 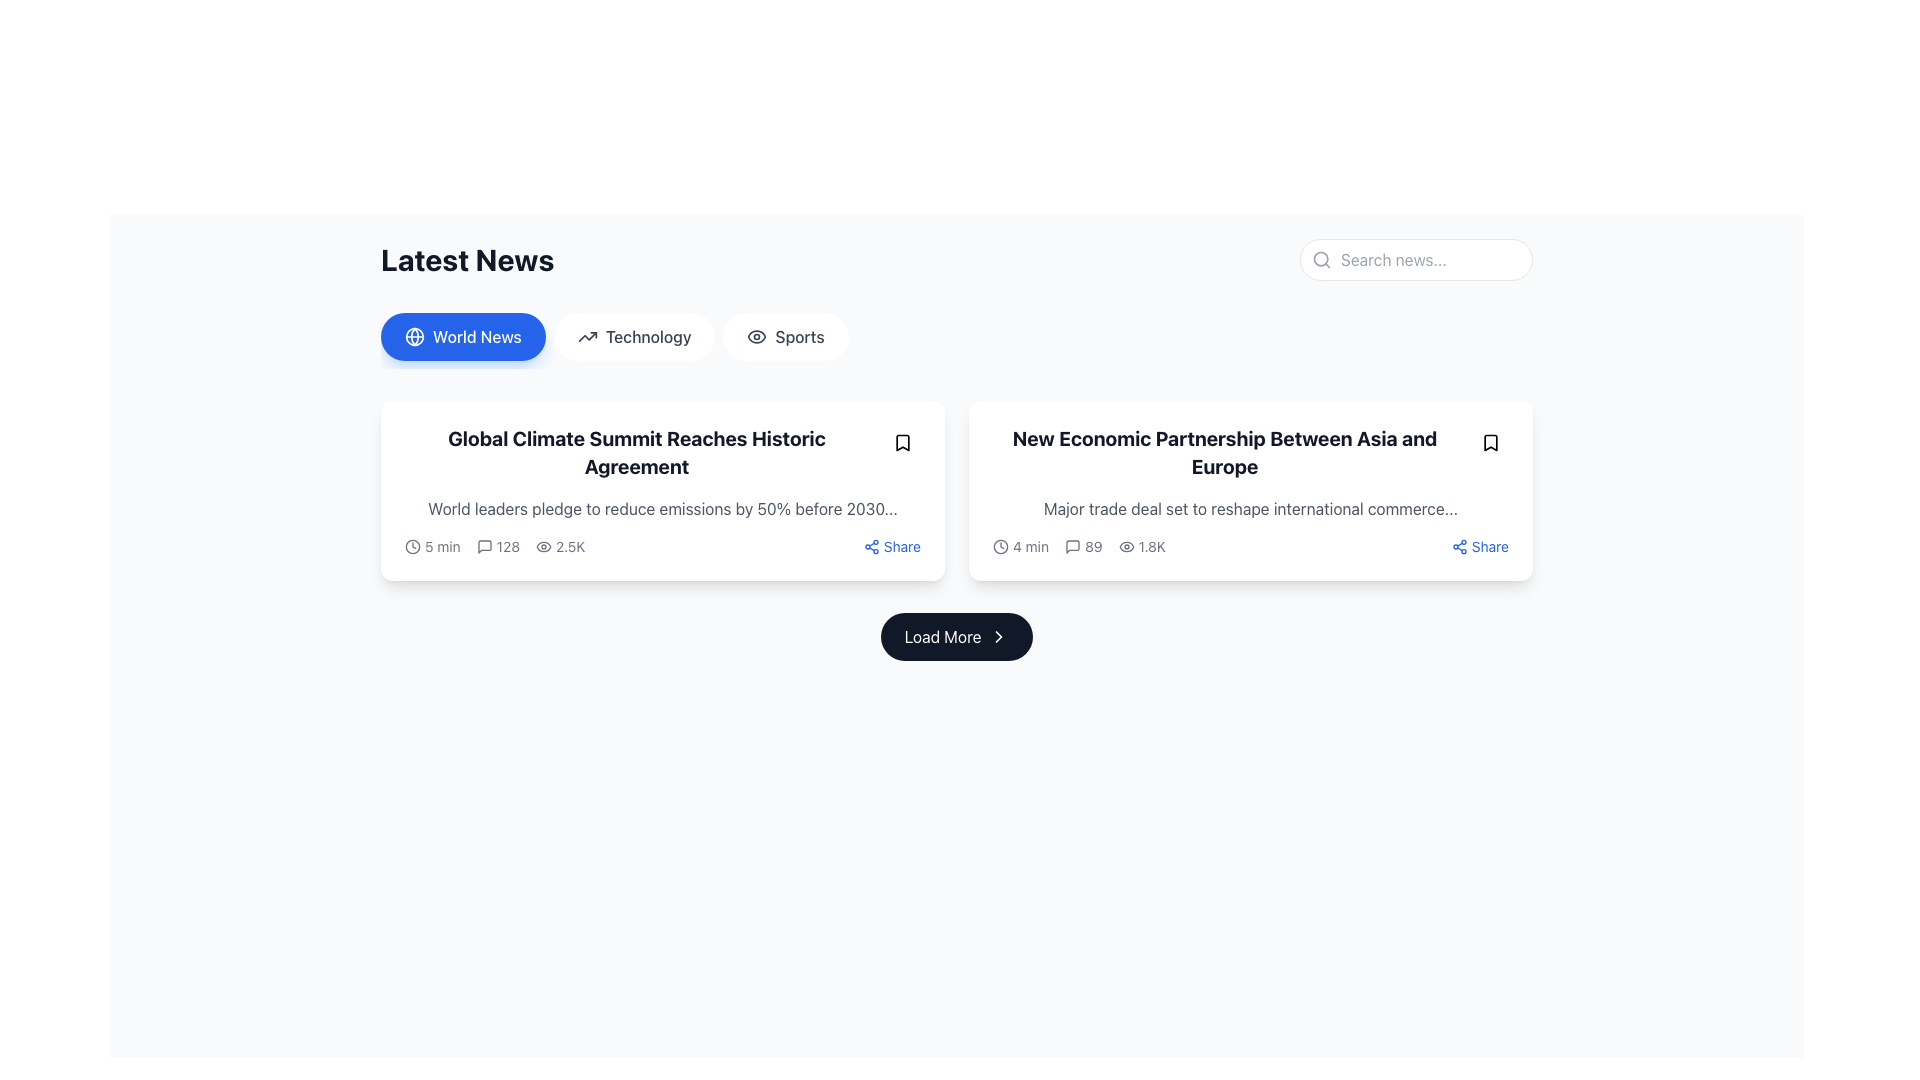 I want to click on the text label providing a summary about the article titled 'Global Climate Summit Reaches Historic Agreement', located centrally beneath the title in the first card under the 'World News' tab for accessibility purposes, so click(x=662, y=508).